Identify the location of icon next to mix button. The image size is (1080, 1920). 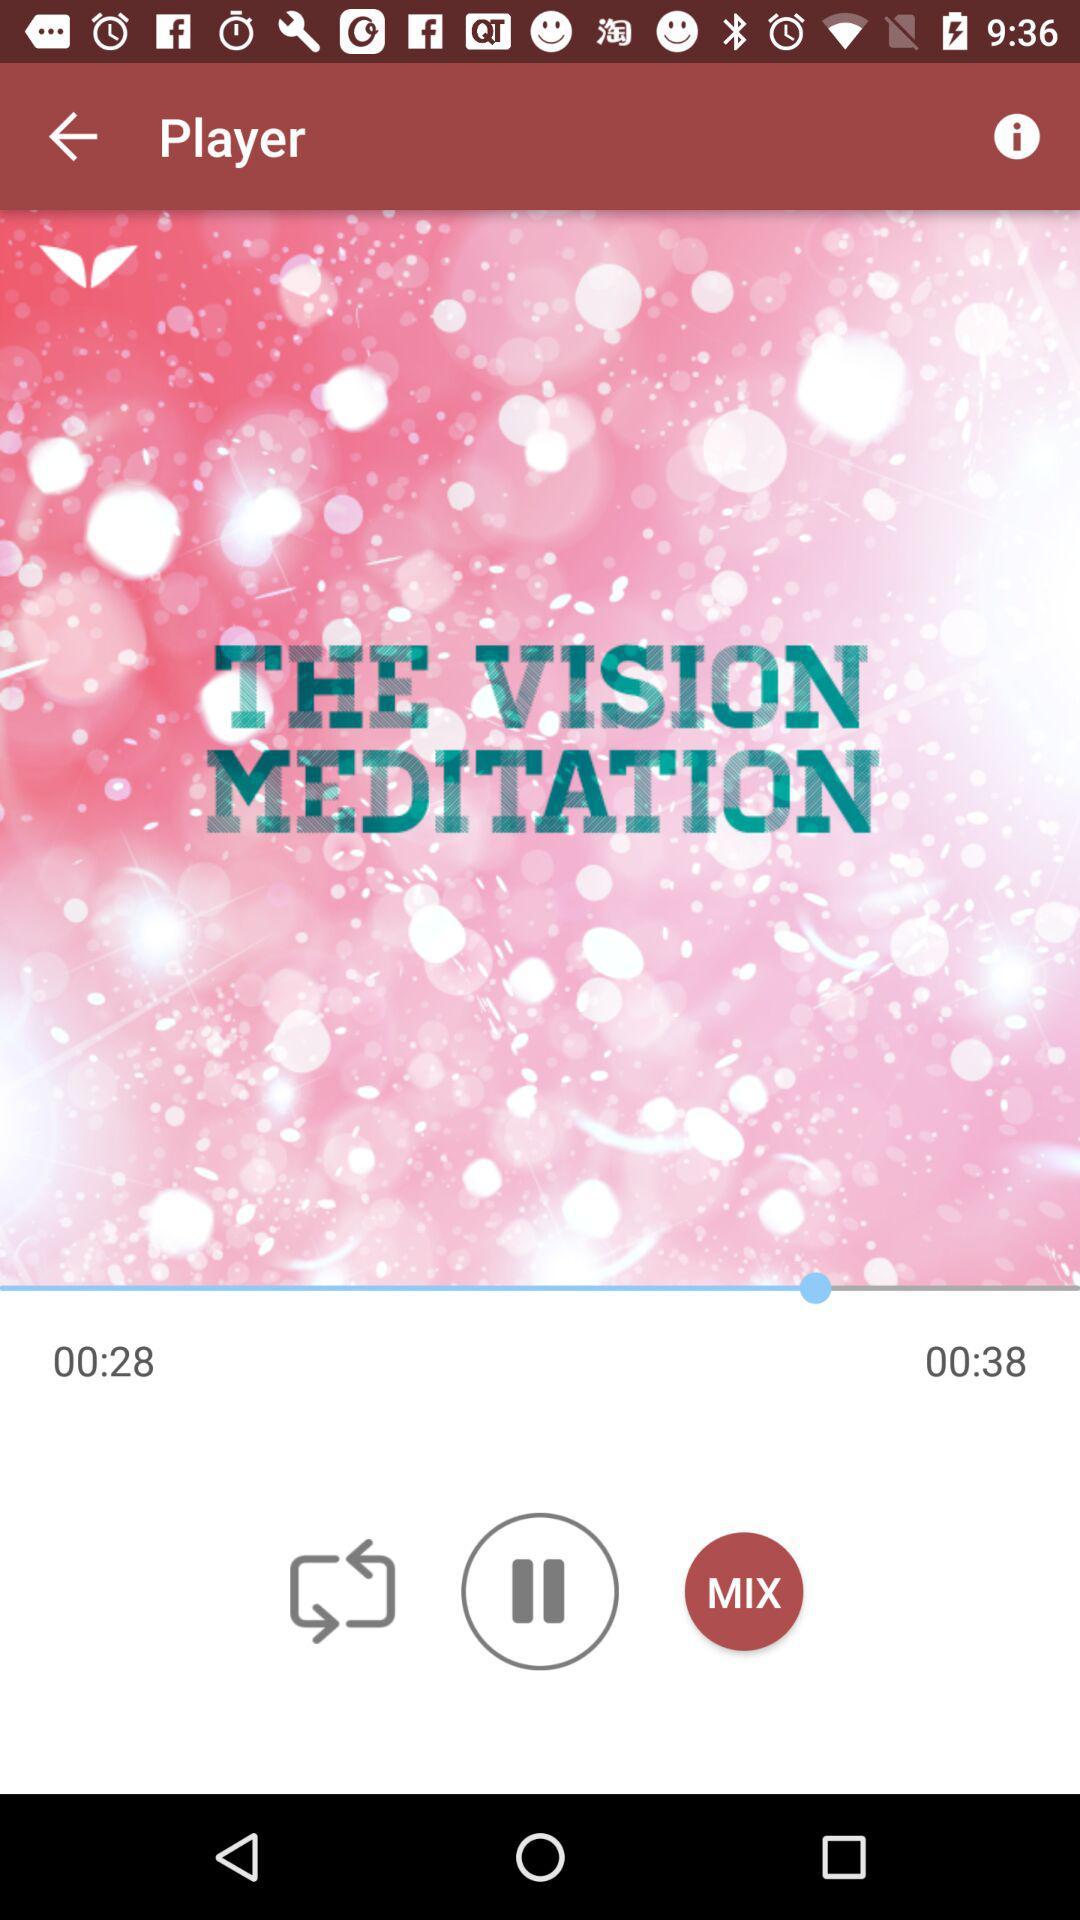
(540, 1590).